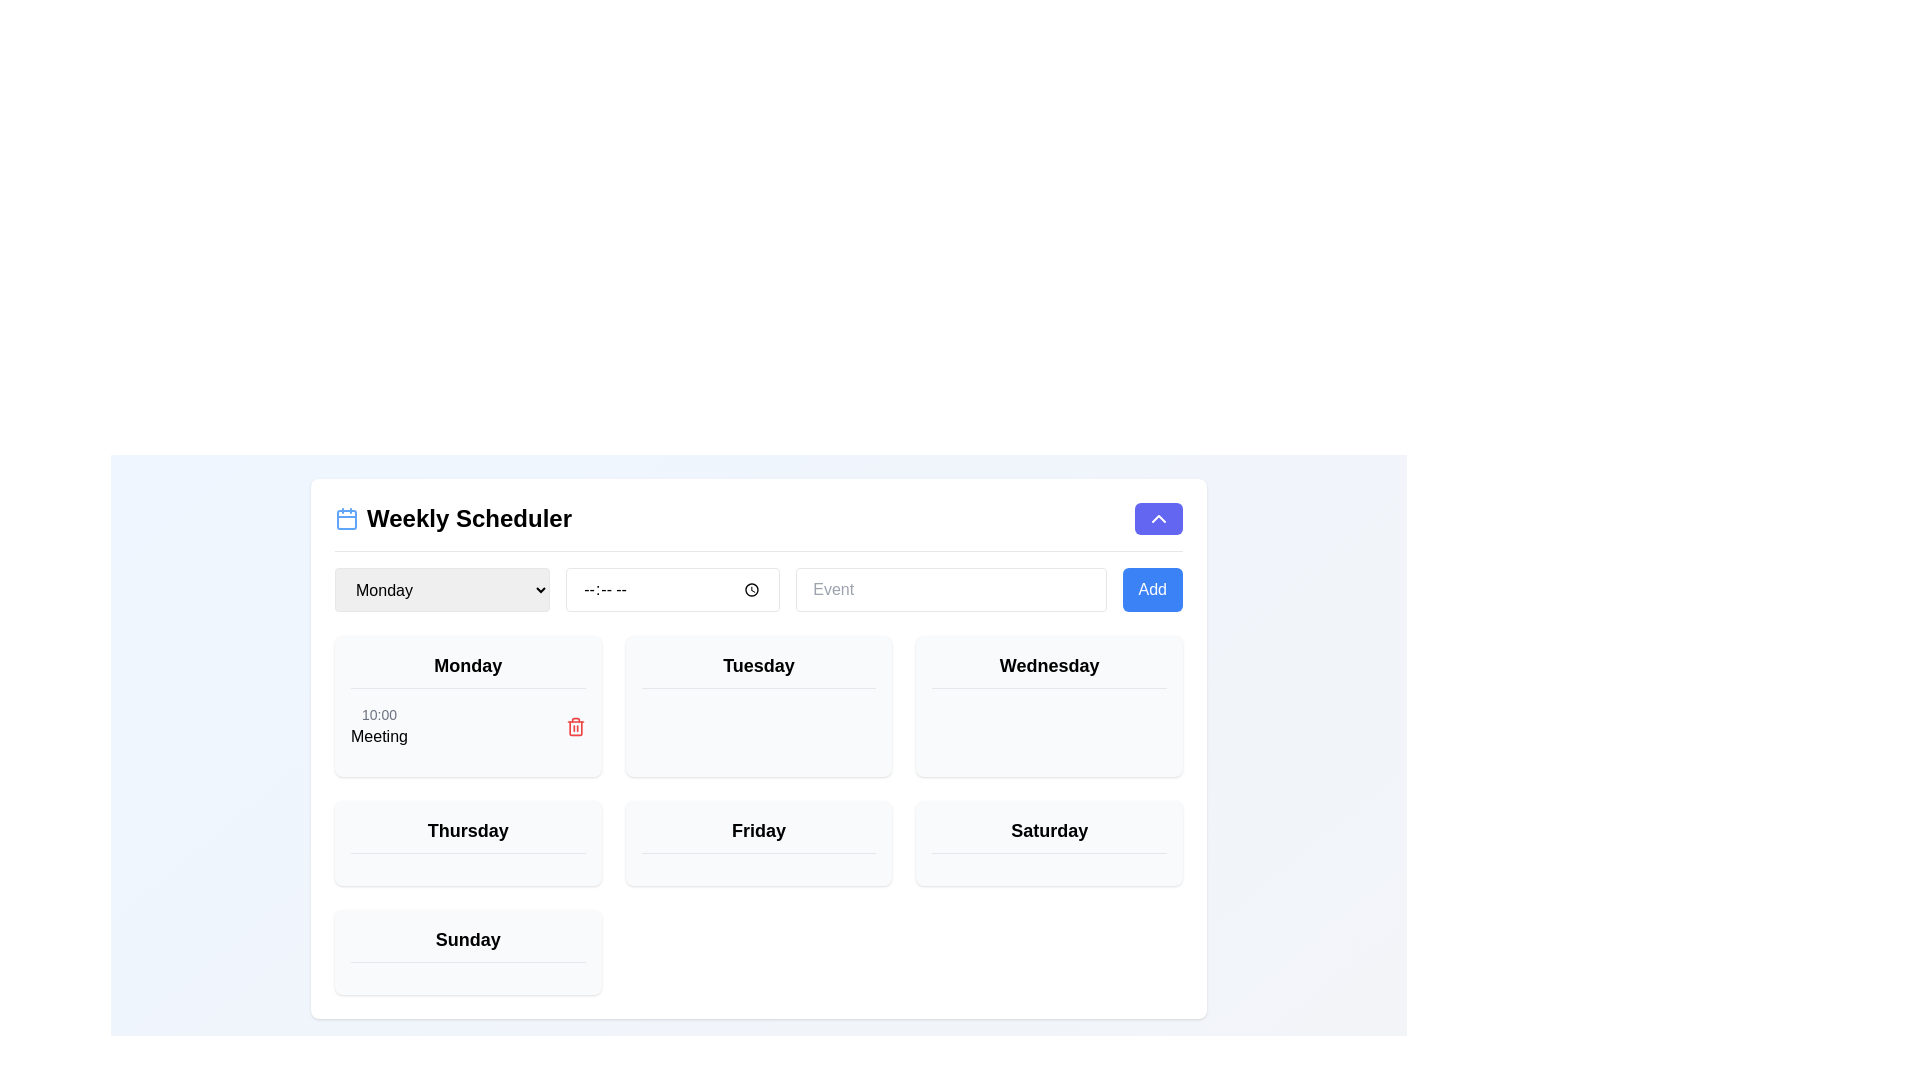  What do you see at coordinates (574, 728) in the screenshot?
I see `the trash bin icon for the 'Meeting' entry in the Monday block` at bounding box center [574, 728].